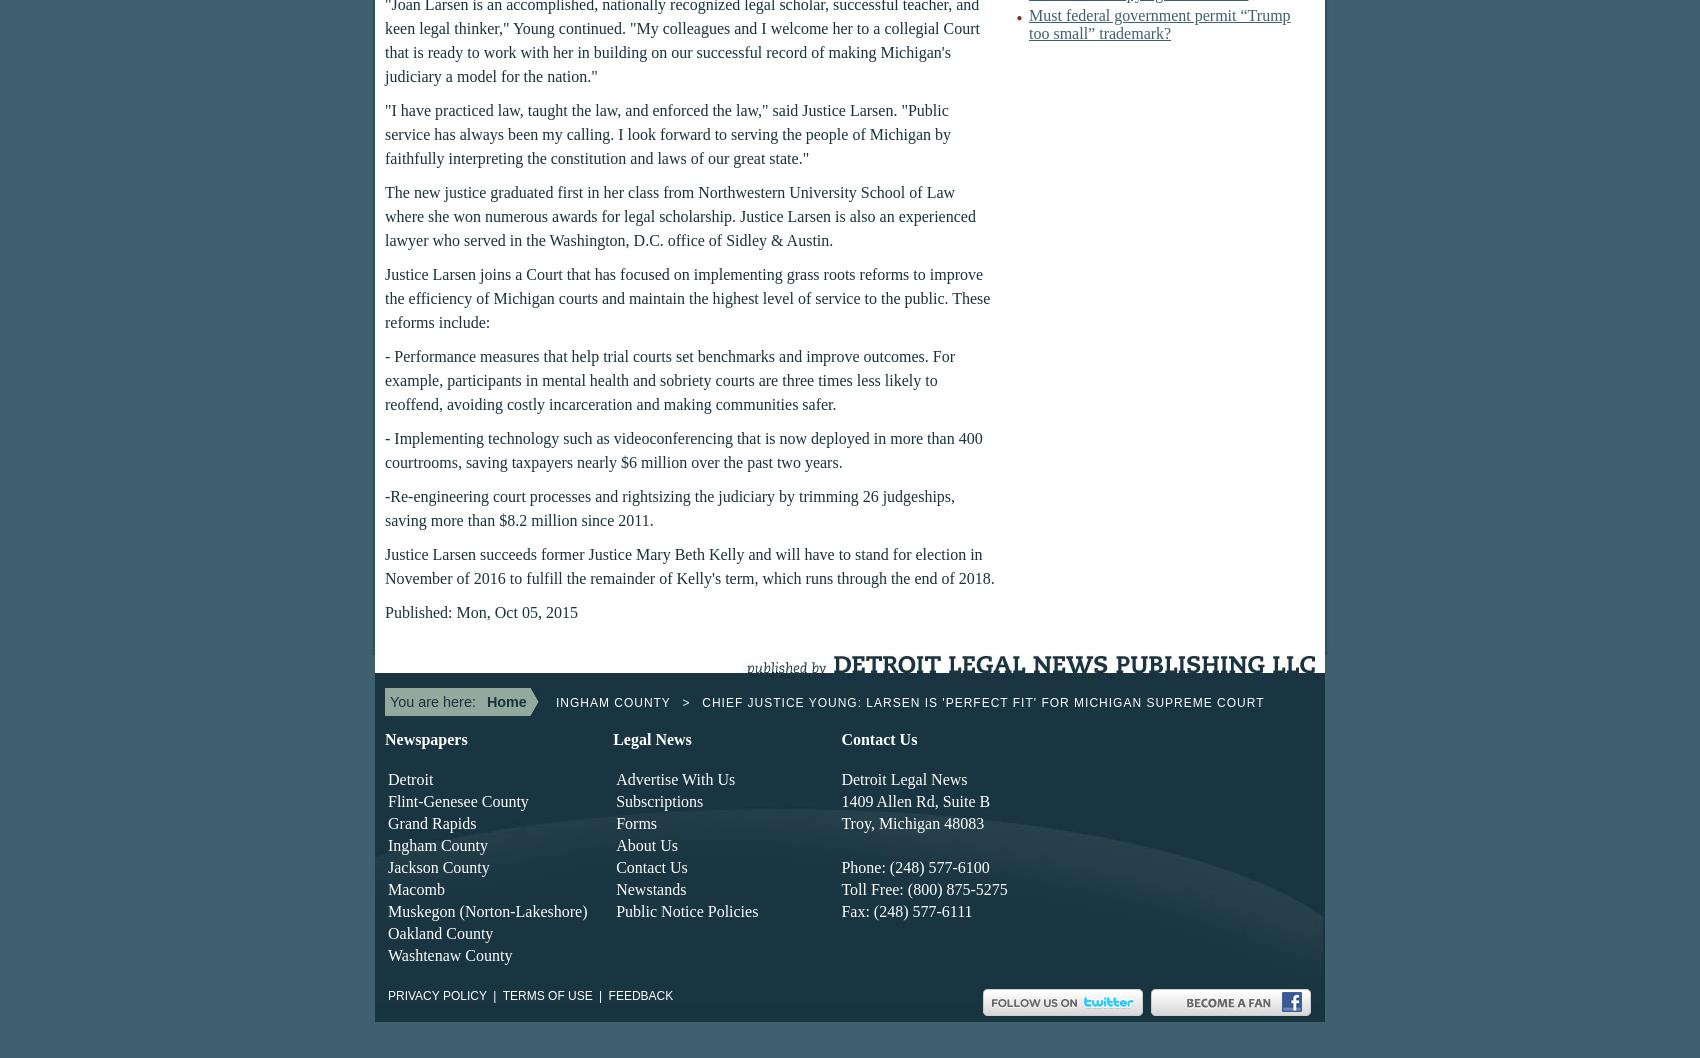  I want to click on 'Chief Justice Young: Larsen is 'perfect fit' for Michigan Supreme Court', so click(981, 702).